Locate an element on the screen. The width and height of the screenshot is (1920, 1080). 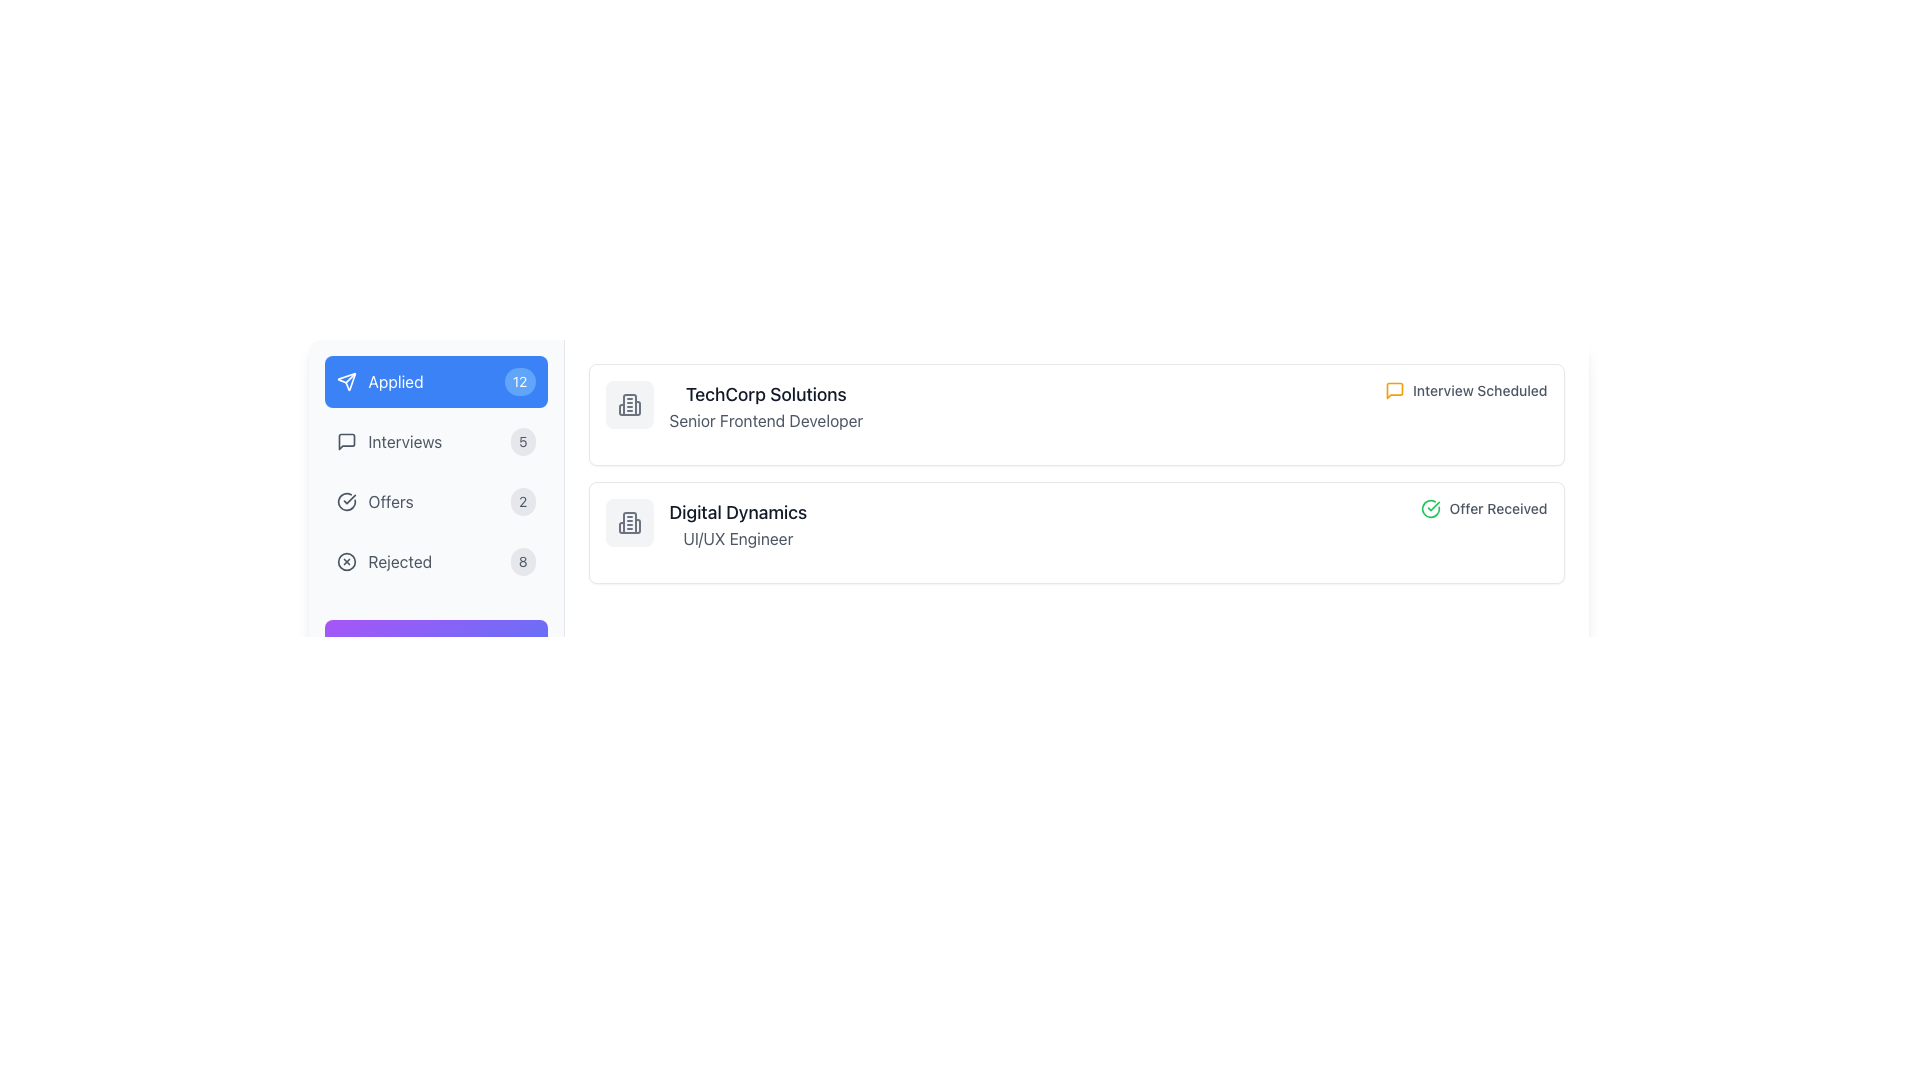
the 'Rejected' category row in the list is located at coordinates (435, 562).